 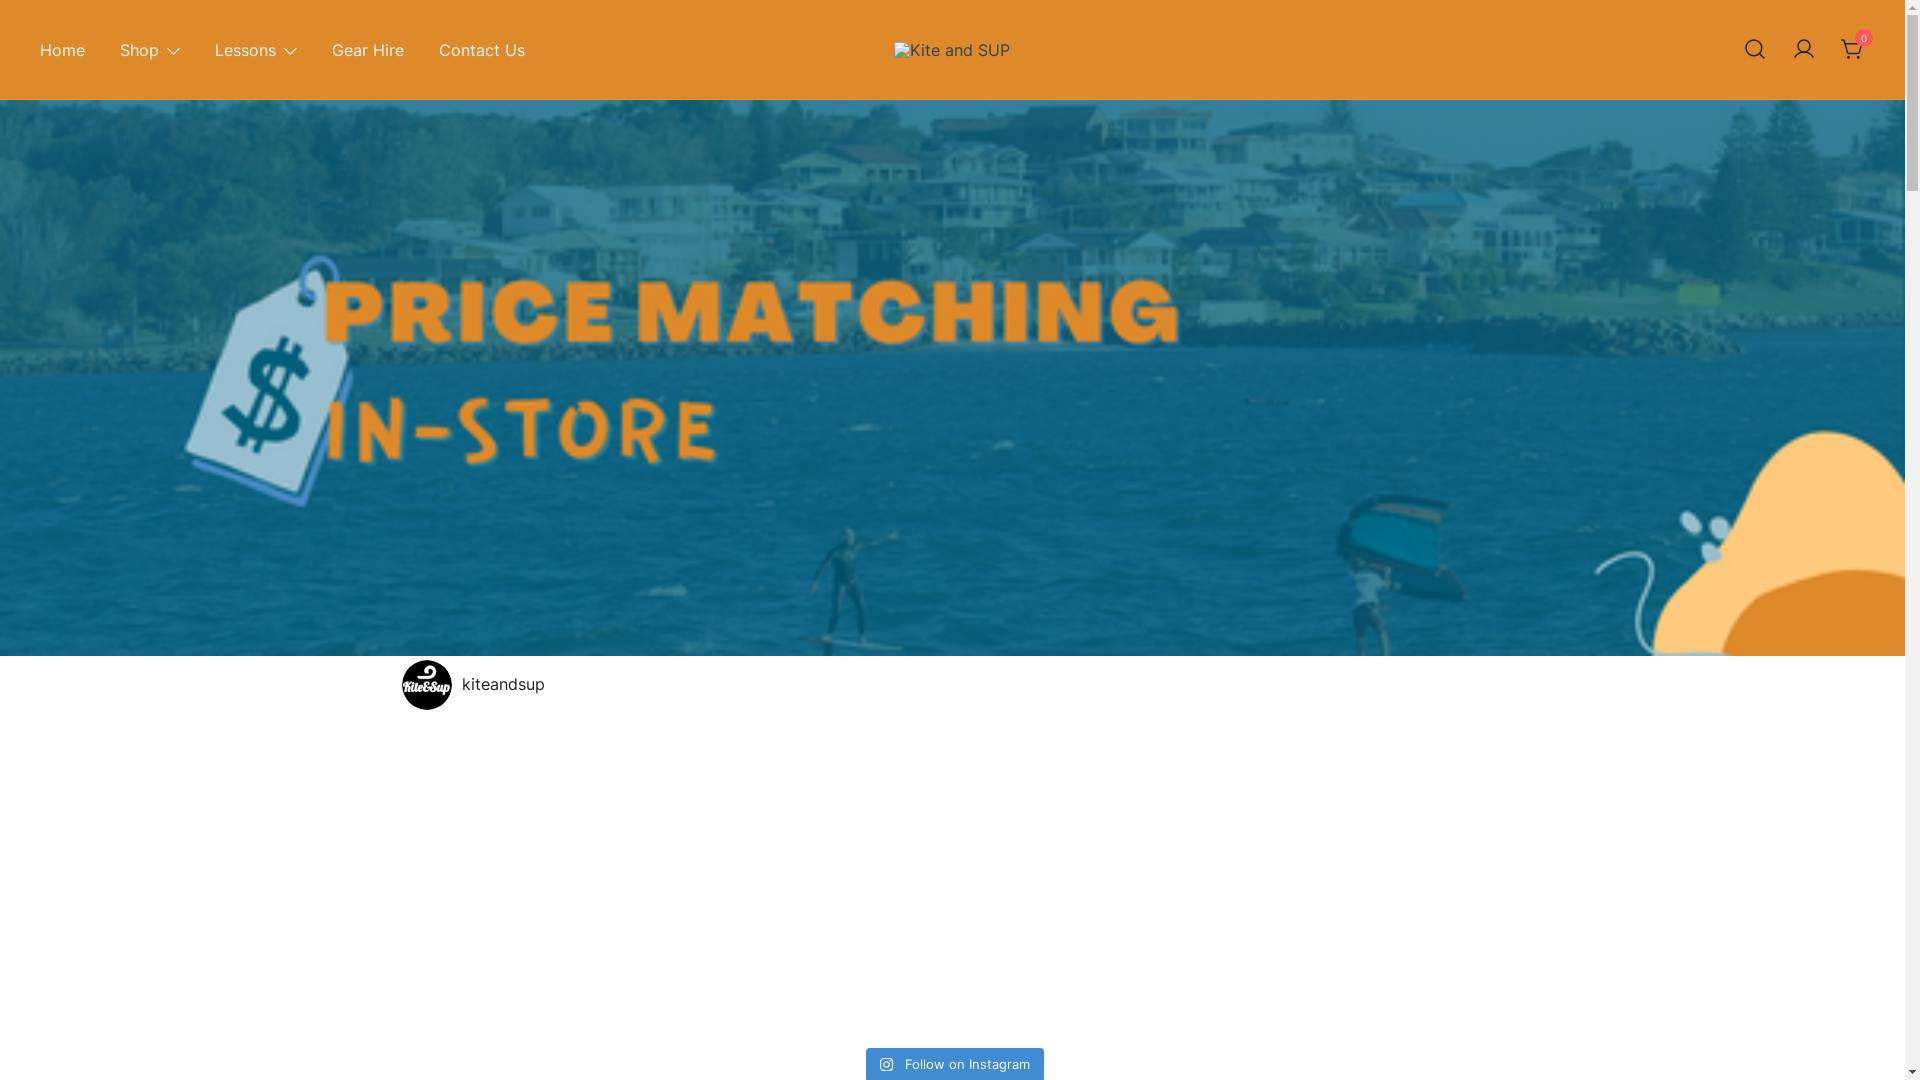 I want to click on '0', so click(x=1851, y=46).